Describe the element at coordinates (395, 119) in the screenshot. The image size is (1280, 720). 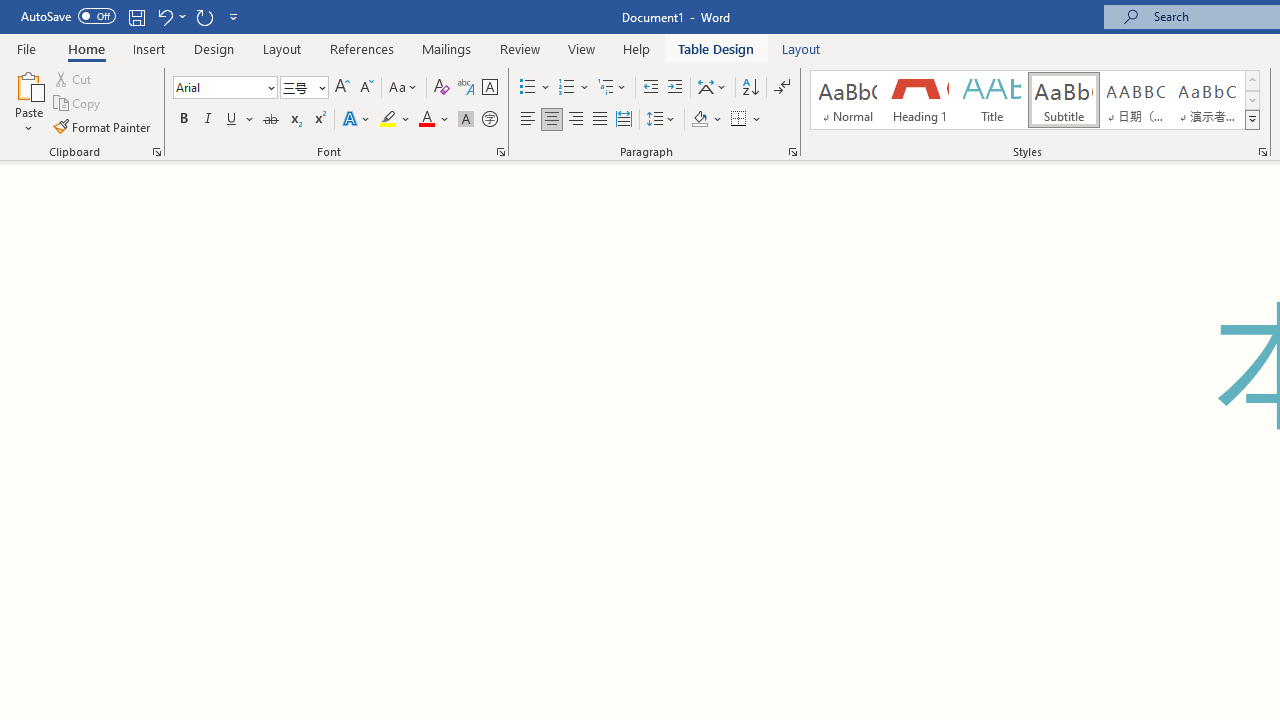
I see `'Text Highlight Color'` at that location.